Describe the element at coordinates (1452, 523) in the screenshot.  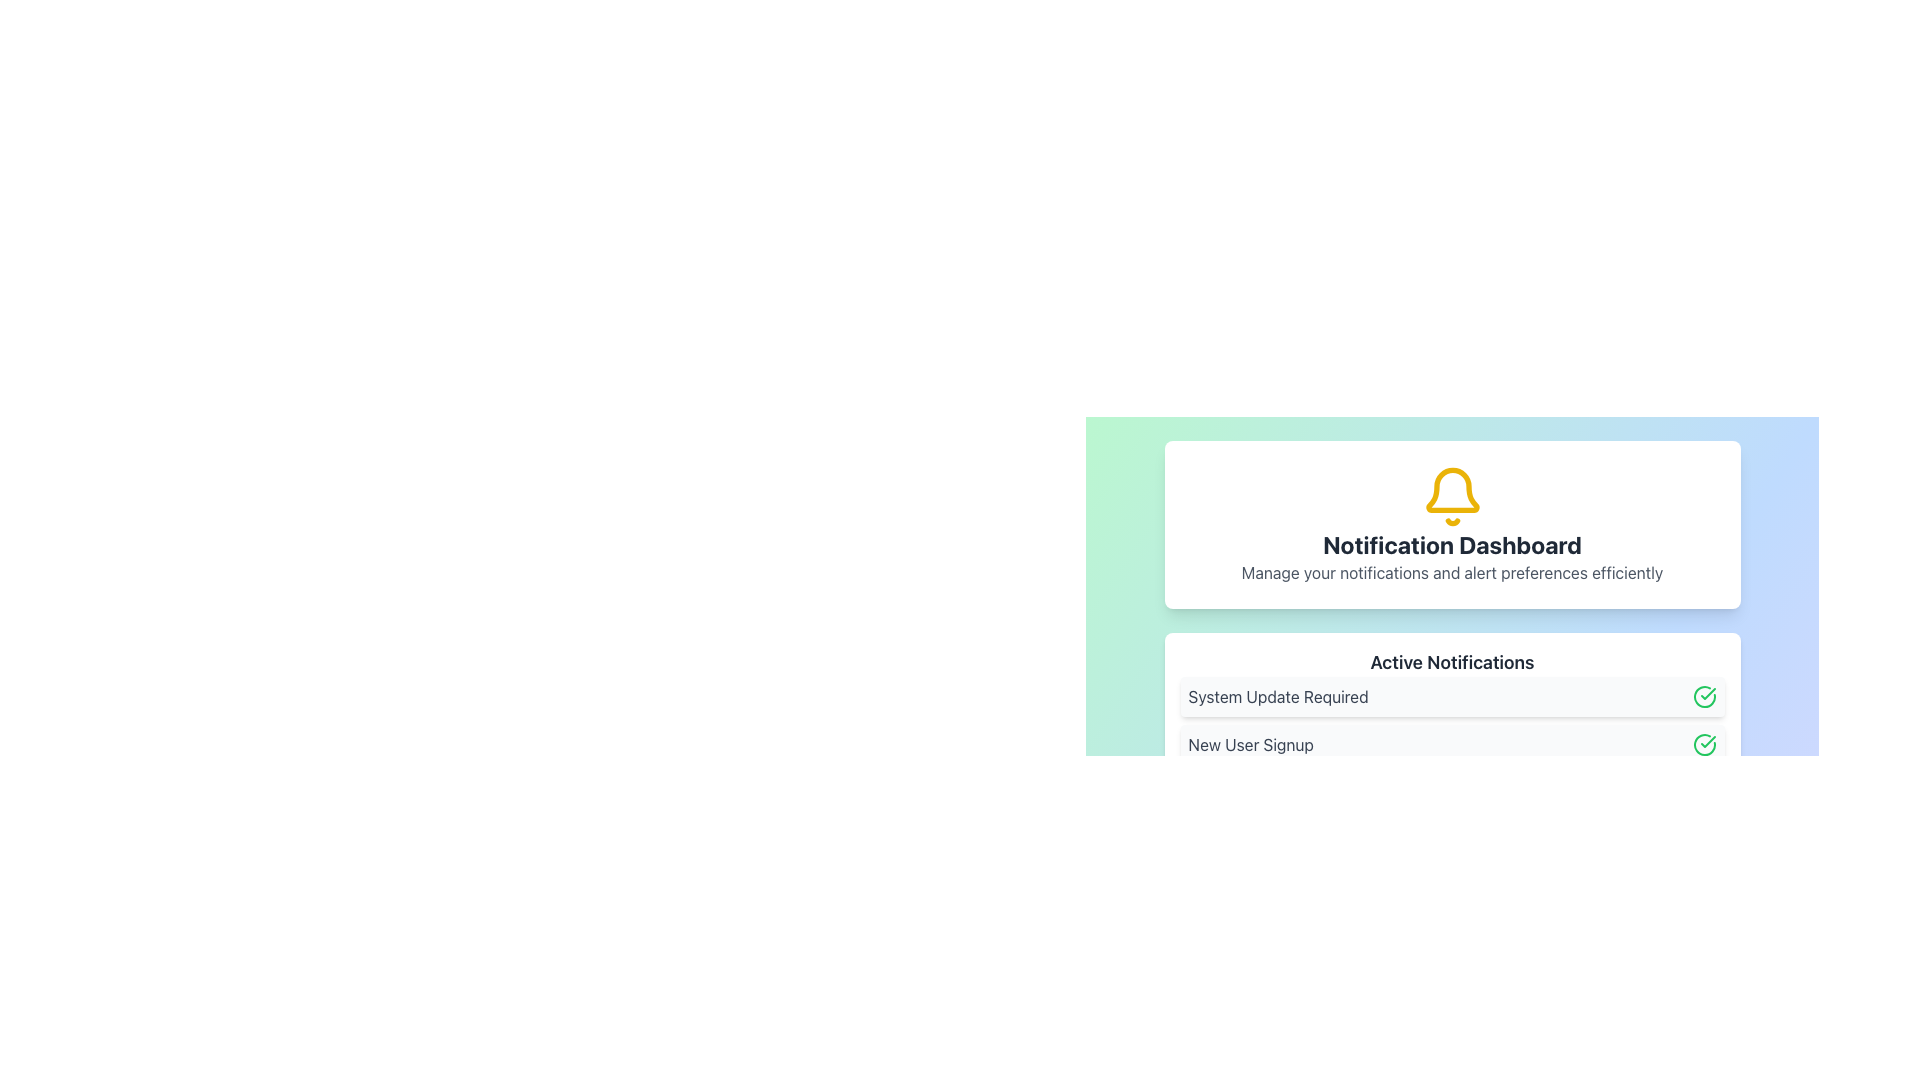
I see `displayed text from the Informational Card located at the top of the notification dashboard, which provides context for notification-related functionalities` at that location.